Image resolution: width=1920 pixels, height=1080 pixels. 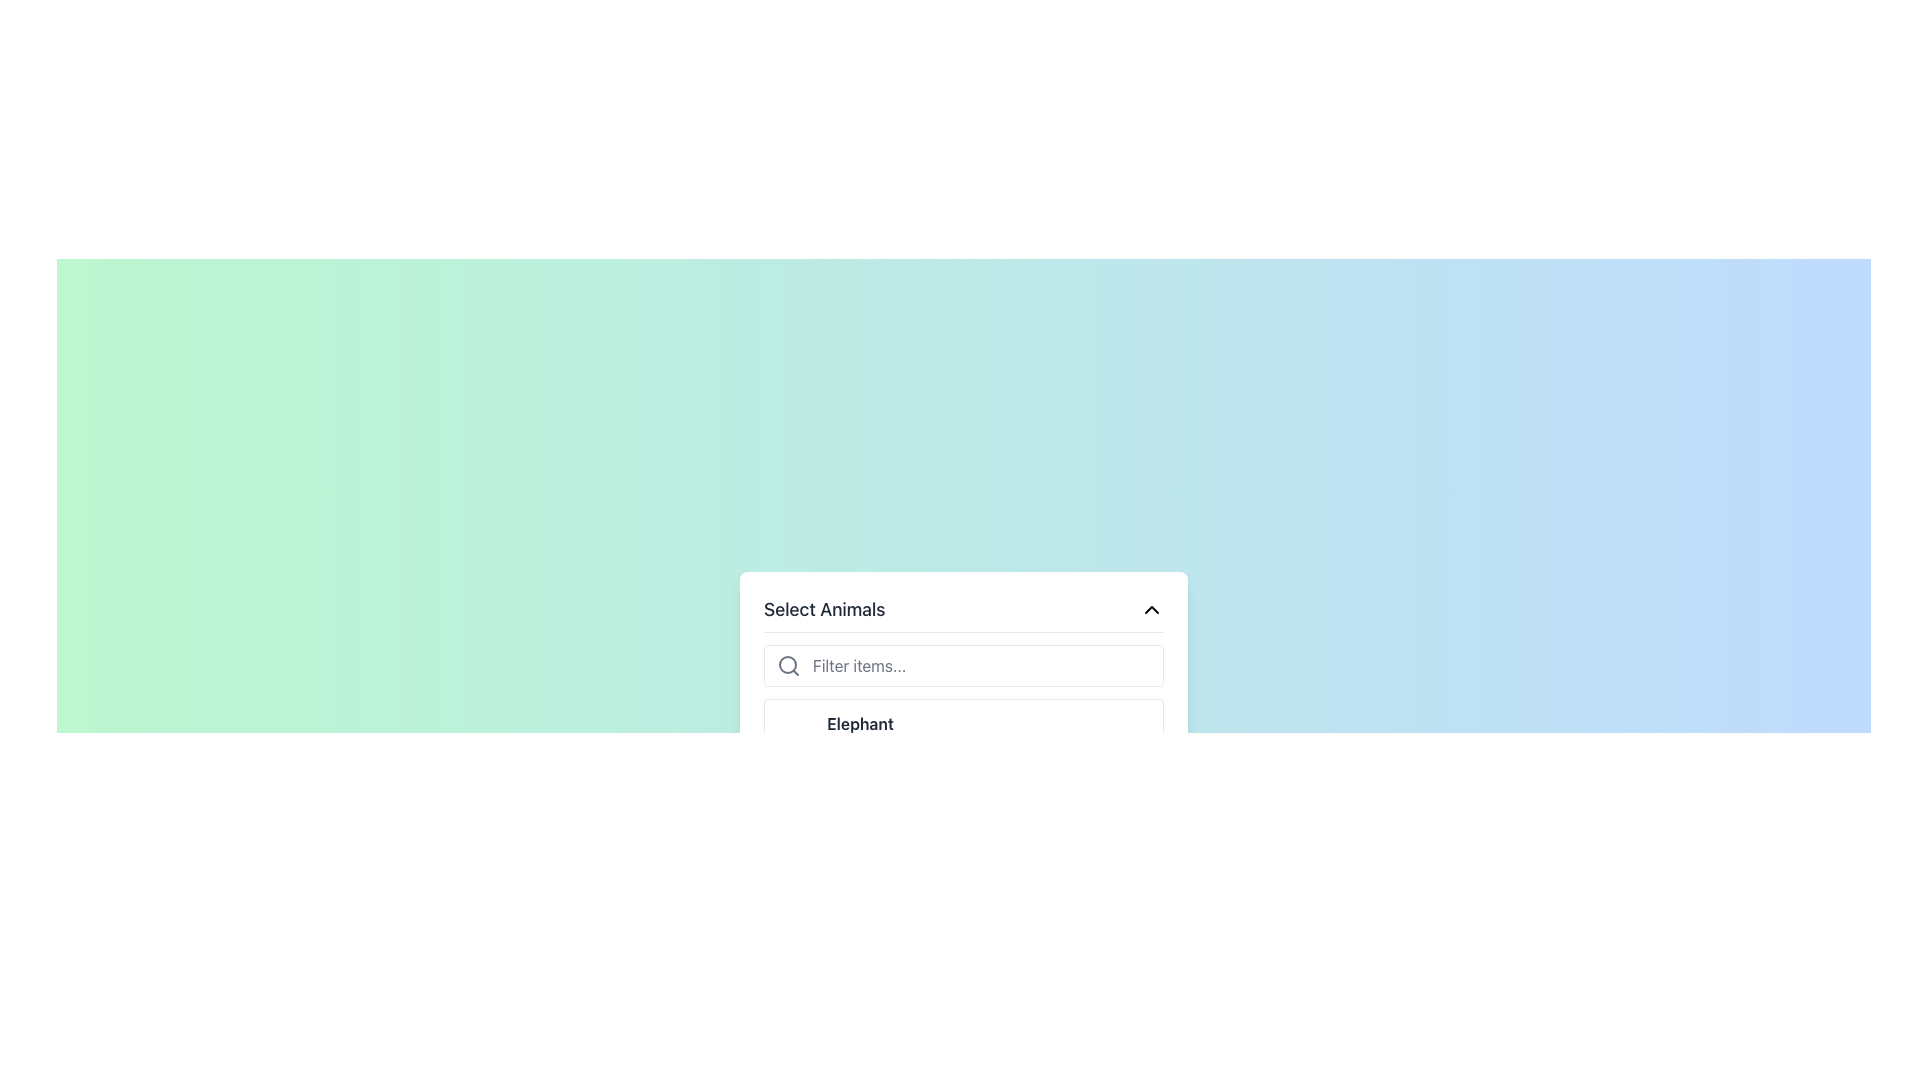 I want to click on the 'Elephant' list item in the dropdown menu for selecting animals, so click(x=860, y=733).